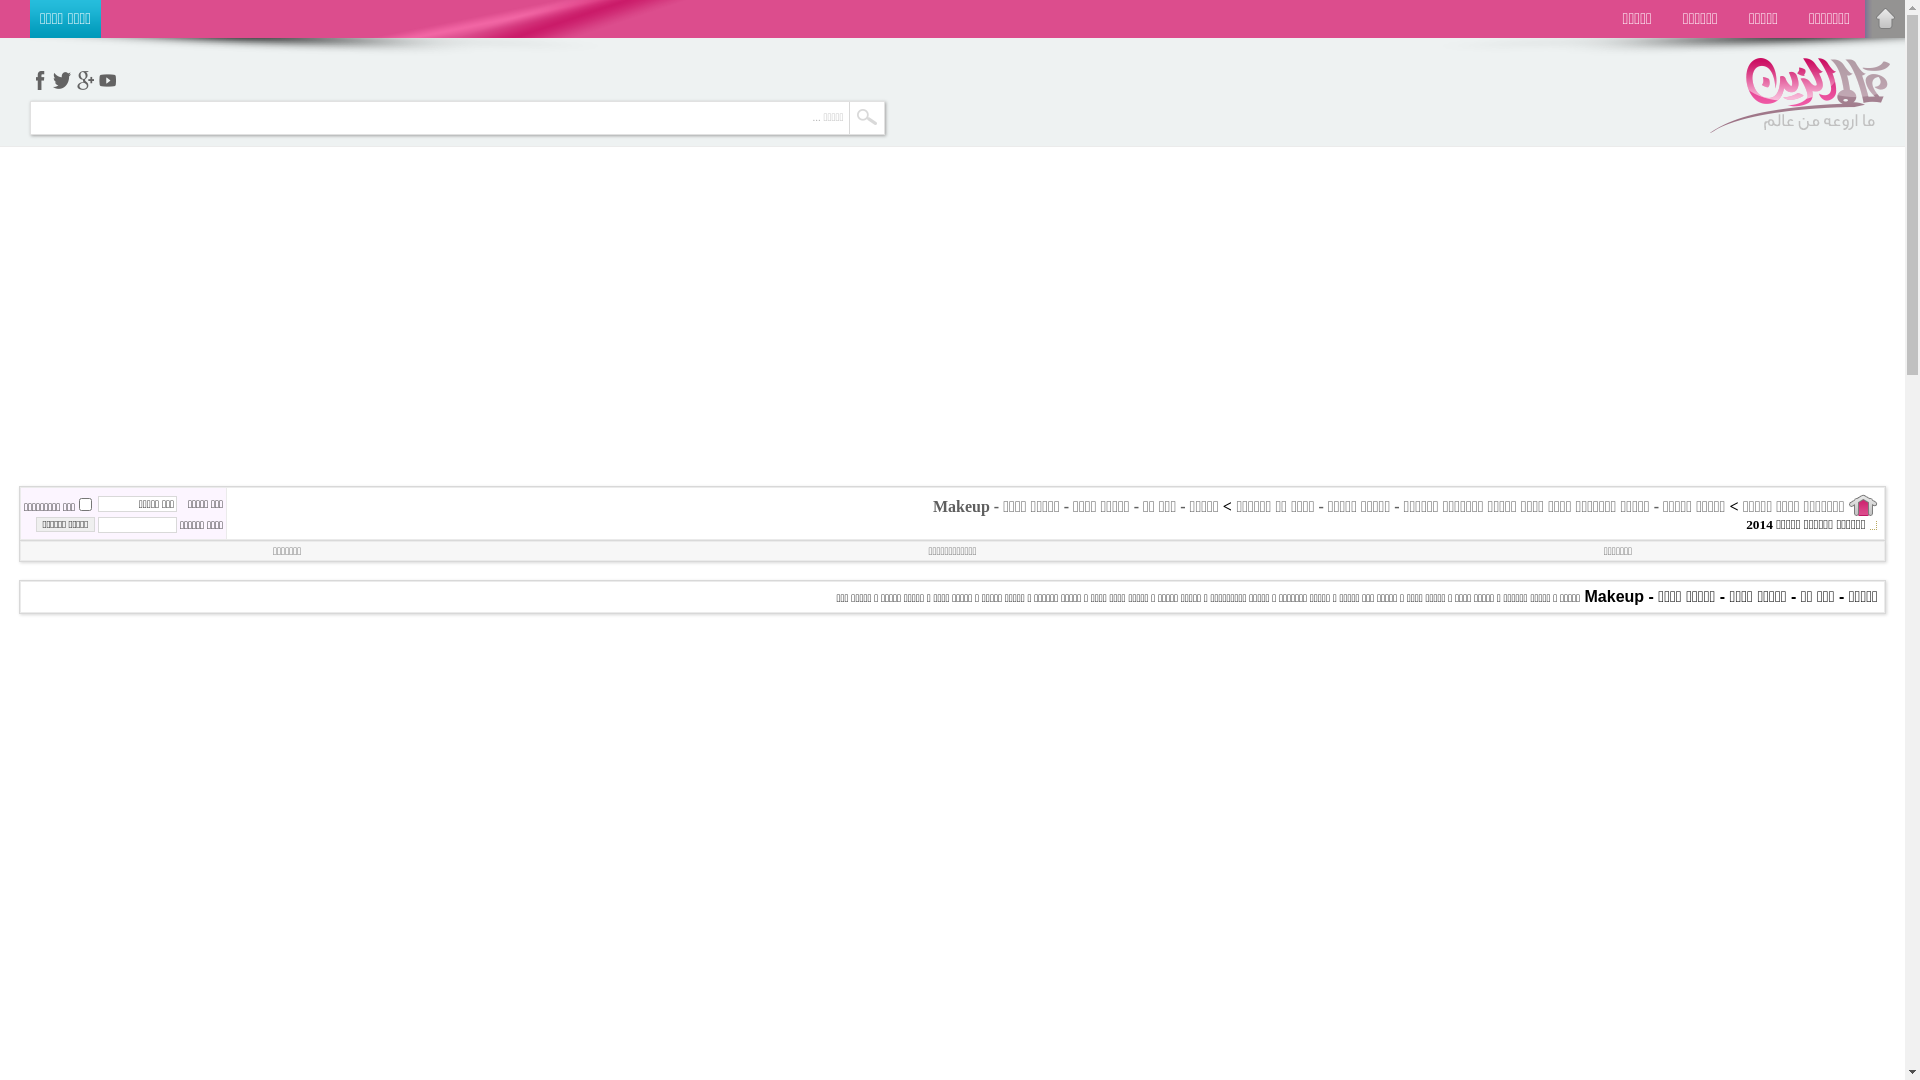  What do you see at coordinates (104, 80) in the screenshot?
I see `'youtube'` at bounding box center [104, 80].